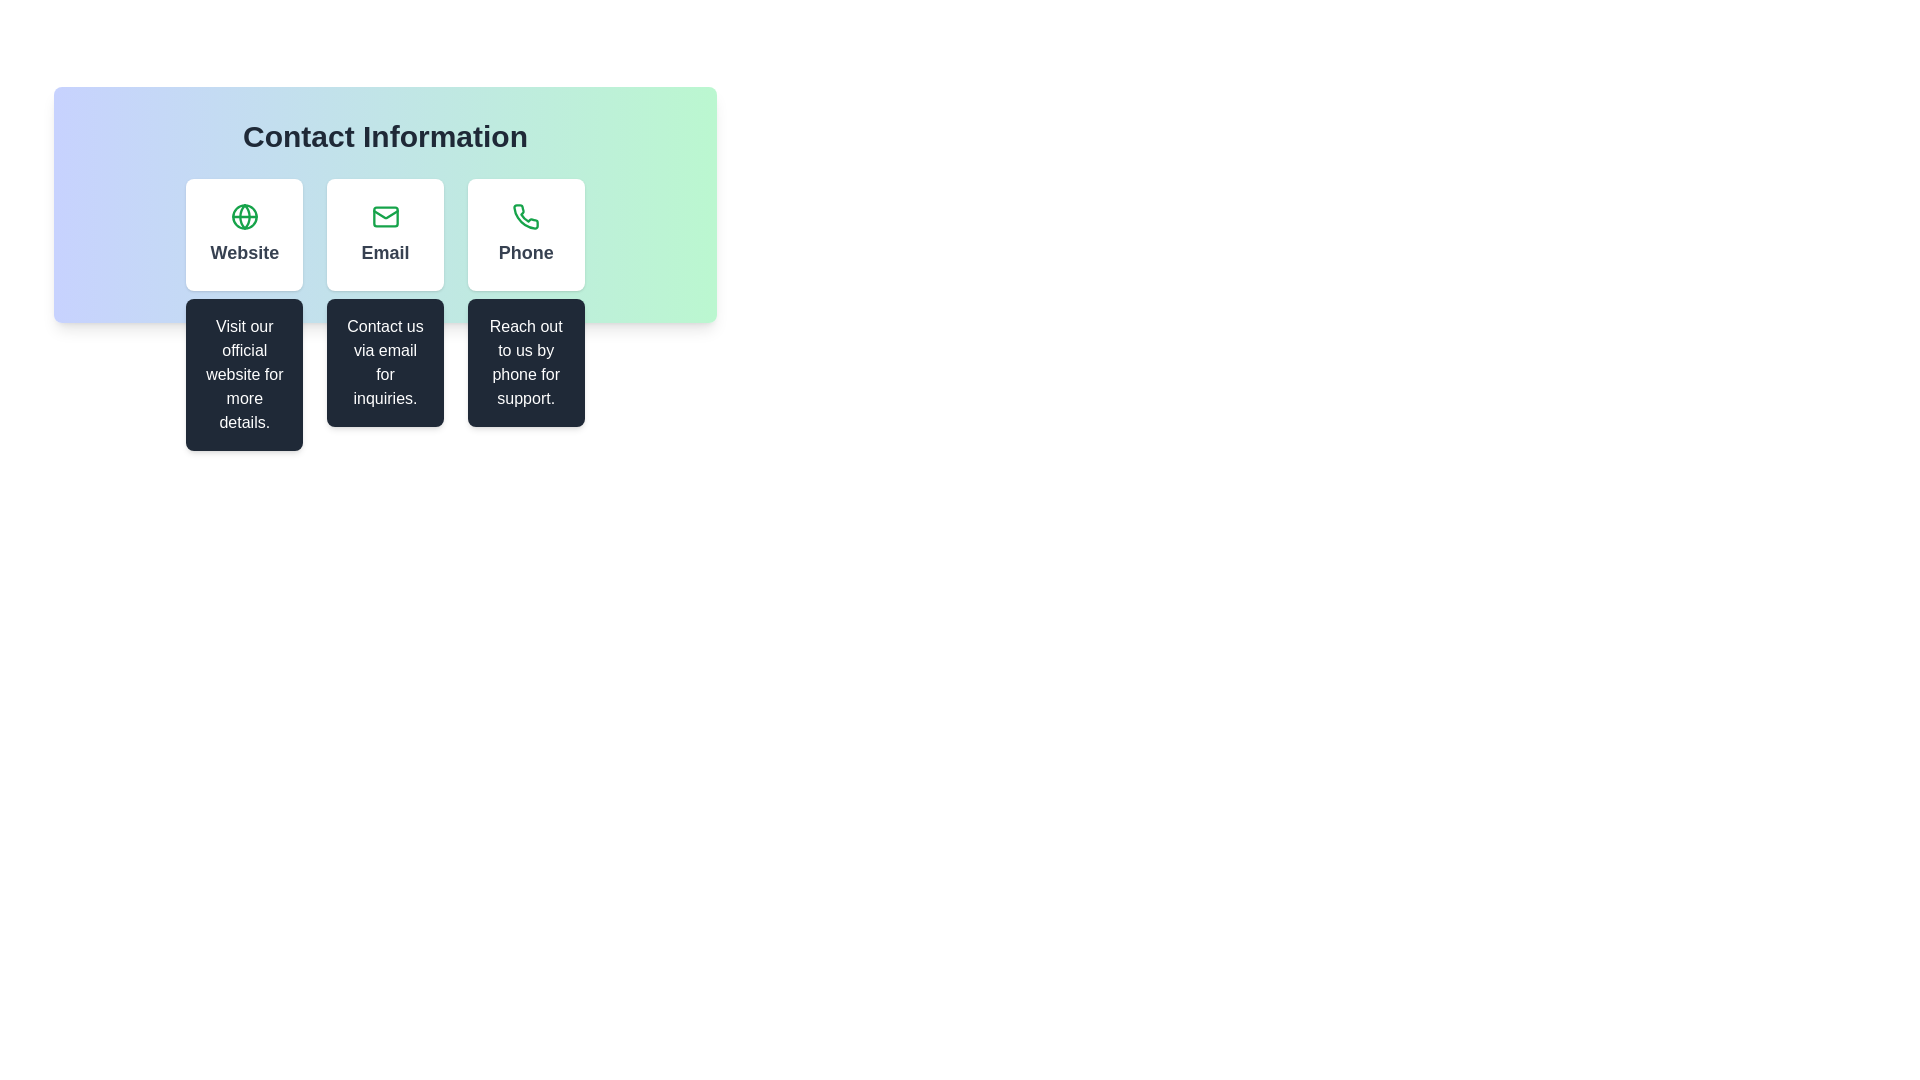  I want to click on the additional details provided in the tooltip or informational panel located below the 'Website' button in the 'Contact Information' section, so click(243, 374).